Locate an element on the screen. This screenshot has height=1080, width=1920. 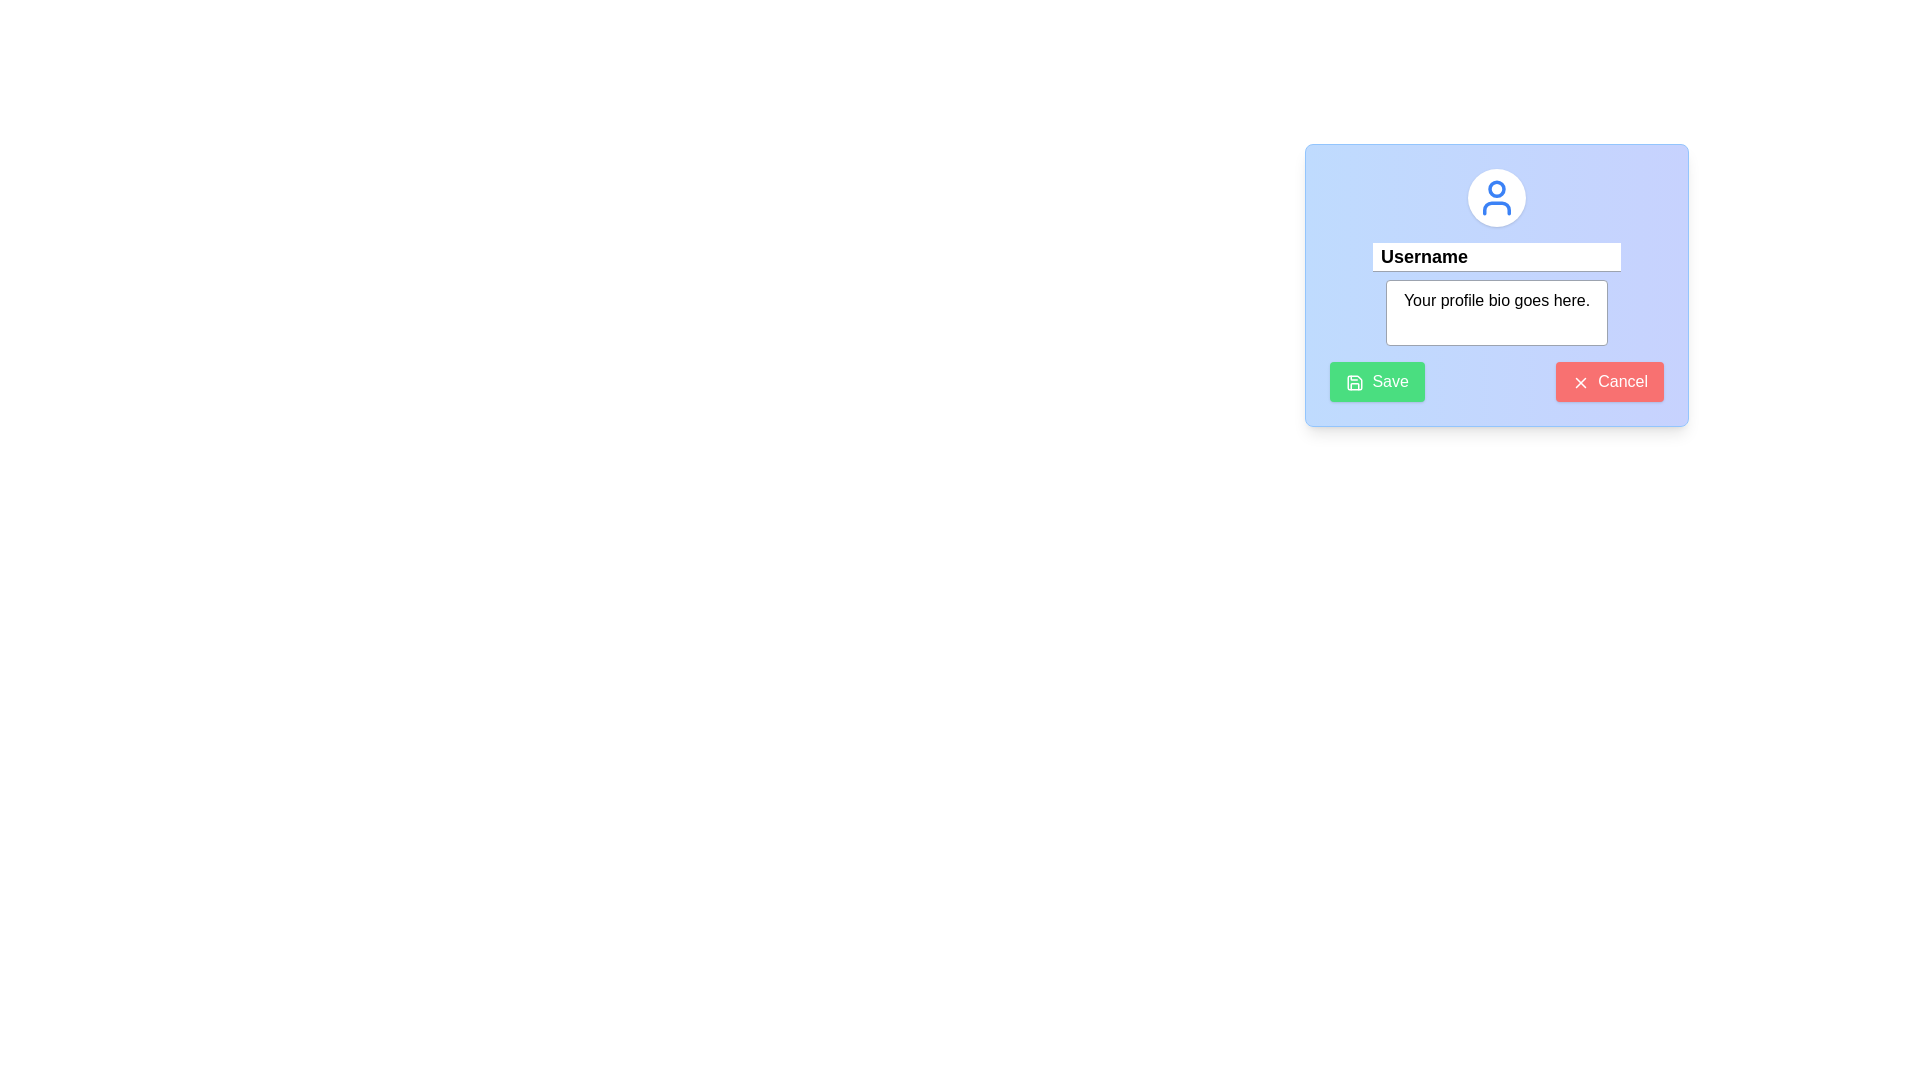
the user icon SVG element, which is located at the center of a circular white background at the top of a modal dialog box is located at coordinates (1497, 197).